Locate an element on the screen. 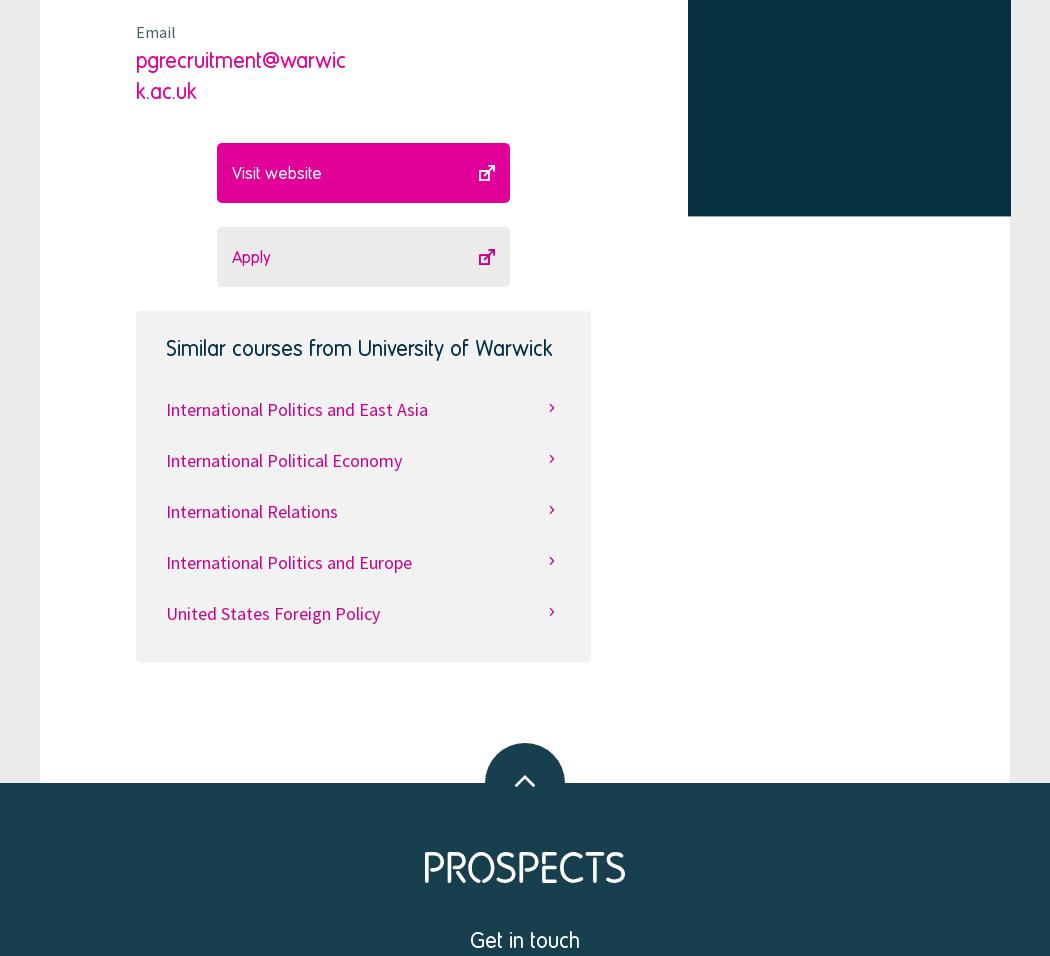 Image resolution: width=1050 pixels, height=956 pixels. 'International Politics and Europe' is located at coordinates (164, 560).